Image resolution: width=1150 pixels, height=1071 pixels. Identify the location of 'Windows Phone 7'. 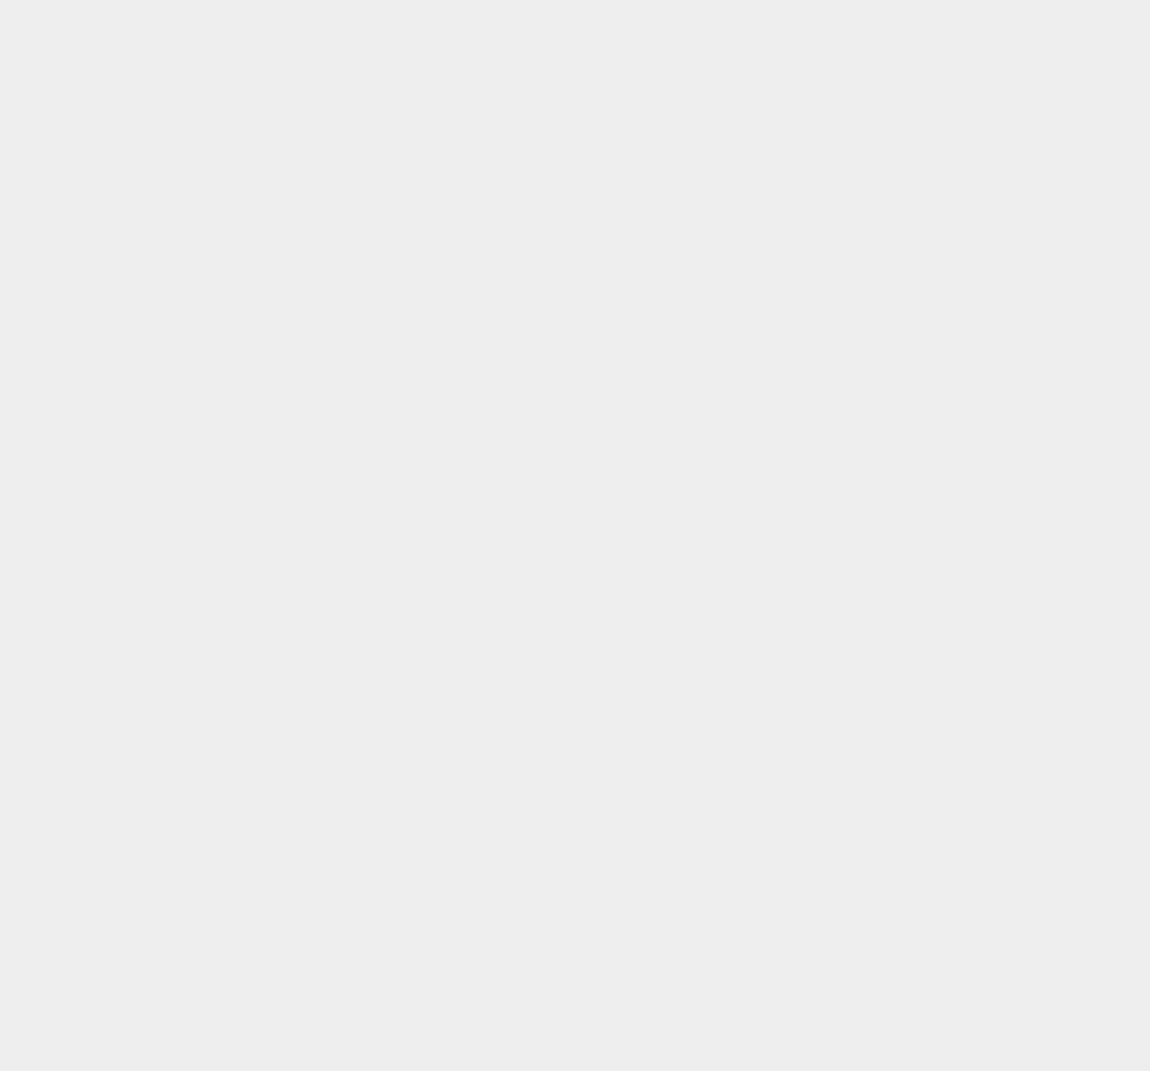
(868, 250).